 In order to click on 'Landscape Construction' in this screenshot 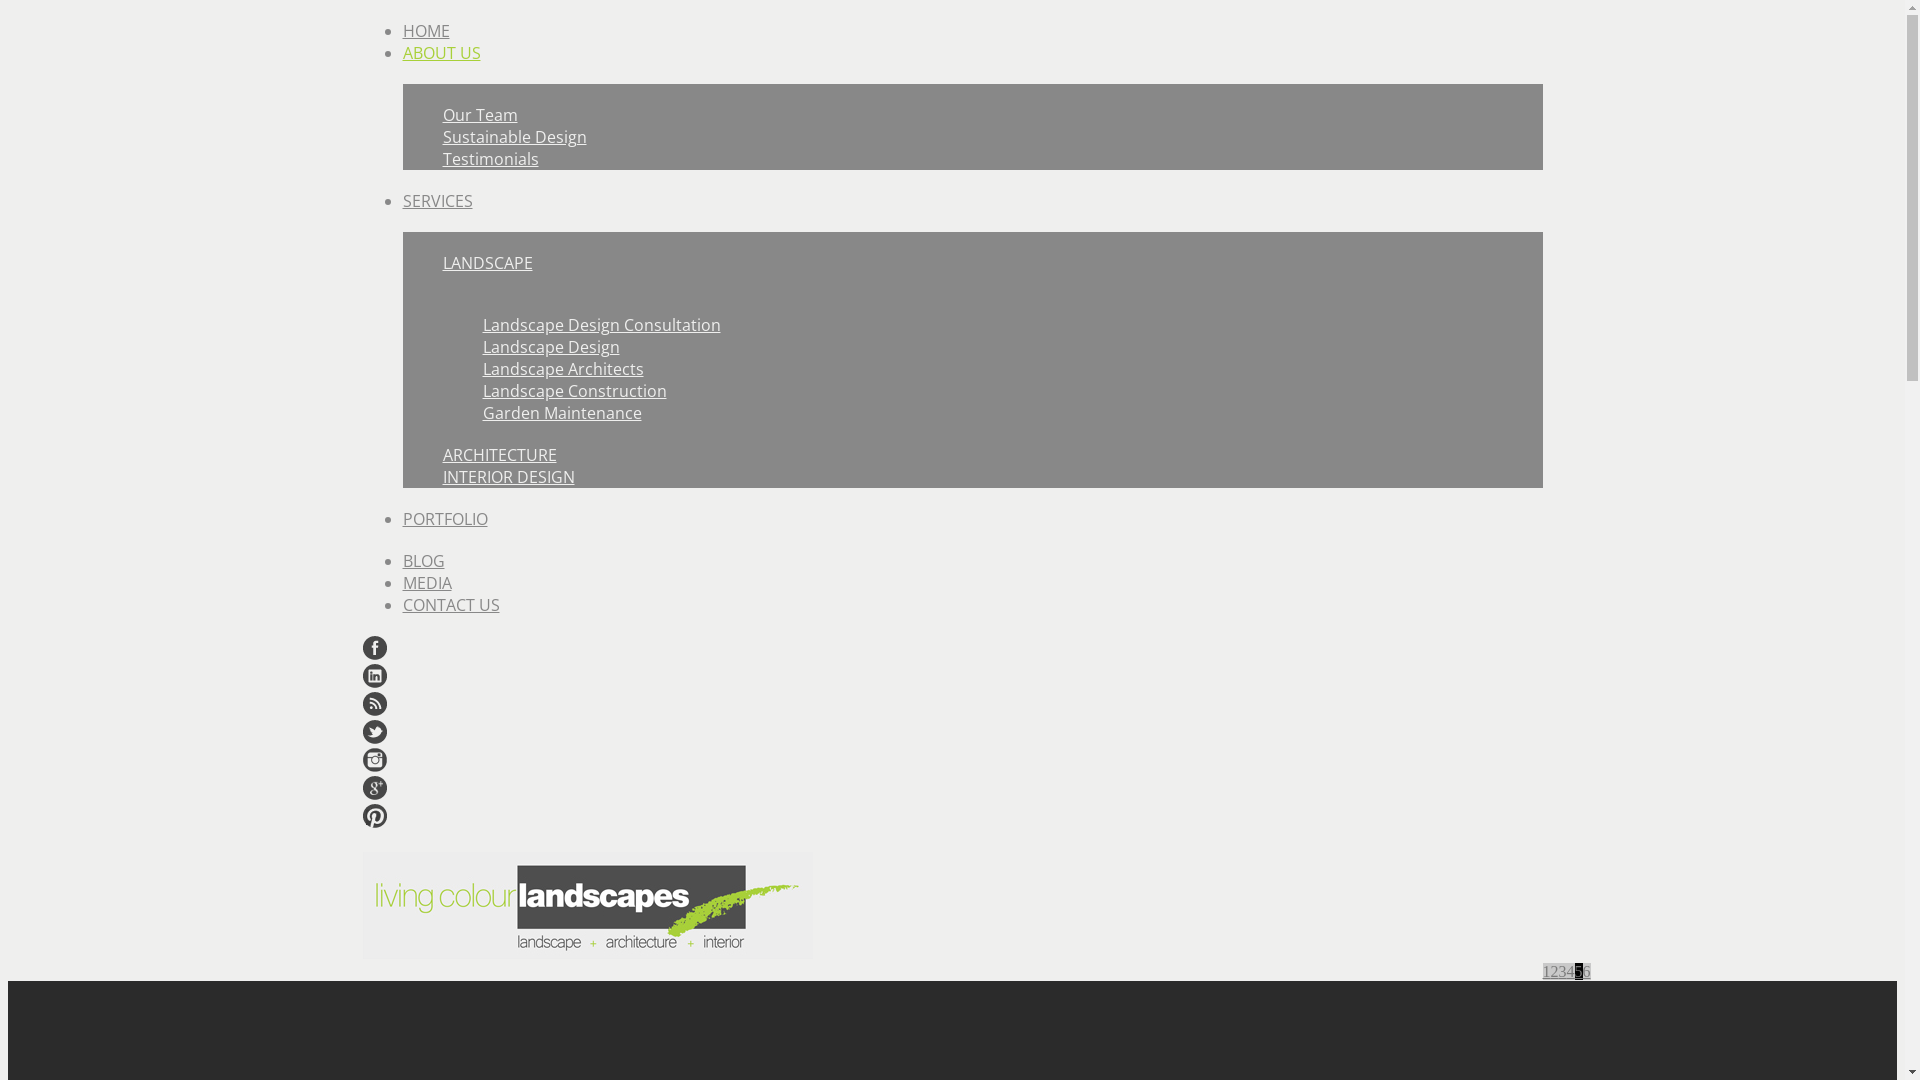, I will do `click(481, 390)`.